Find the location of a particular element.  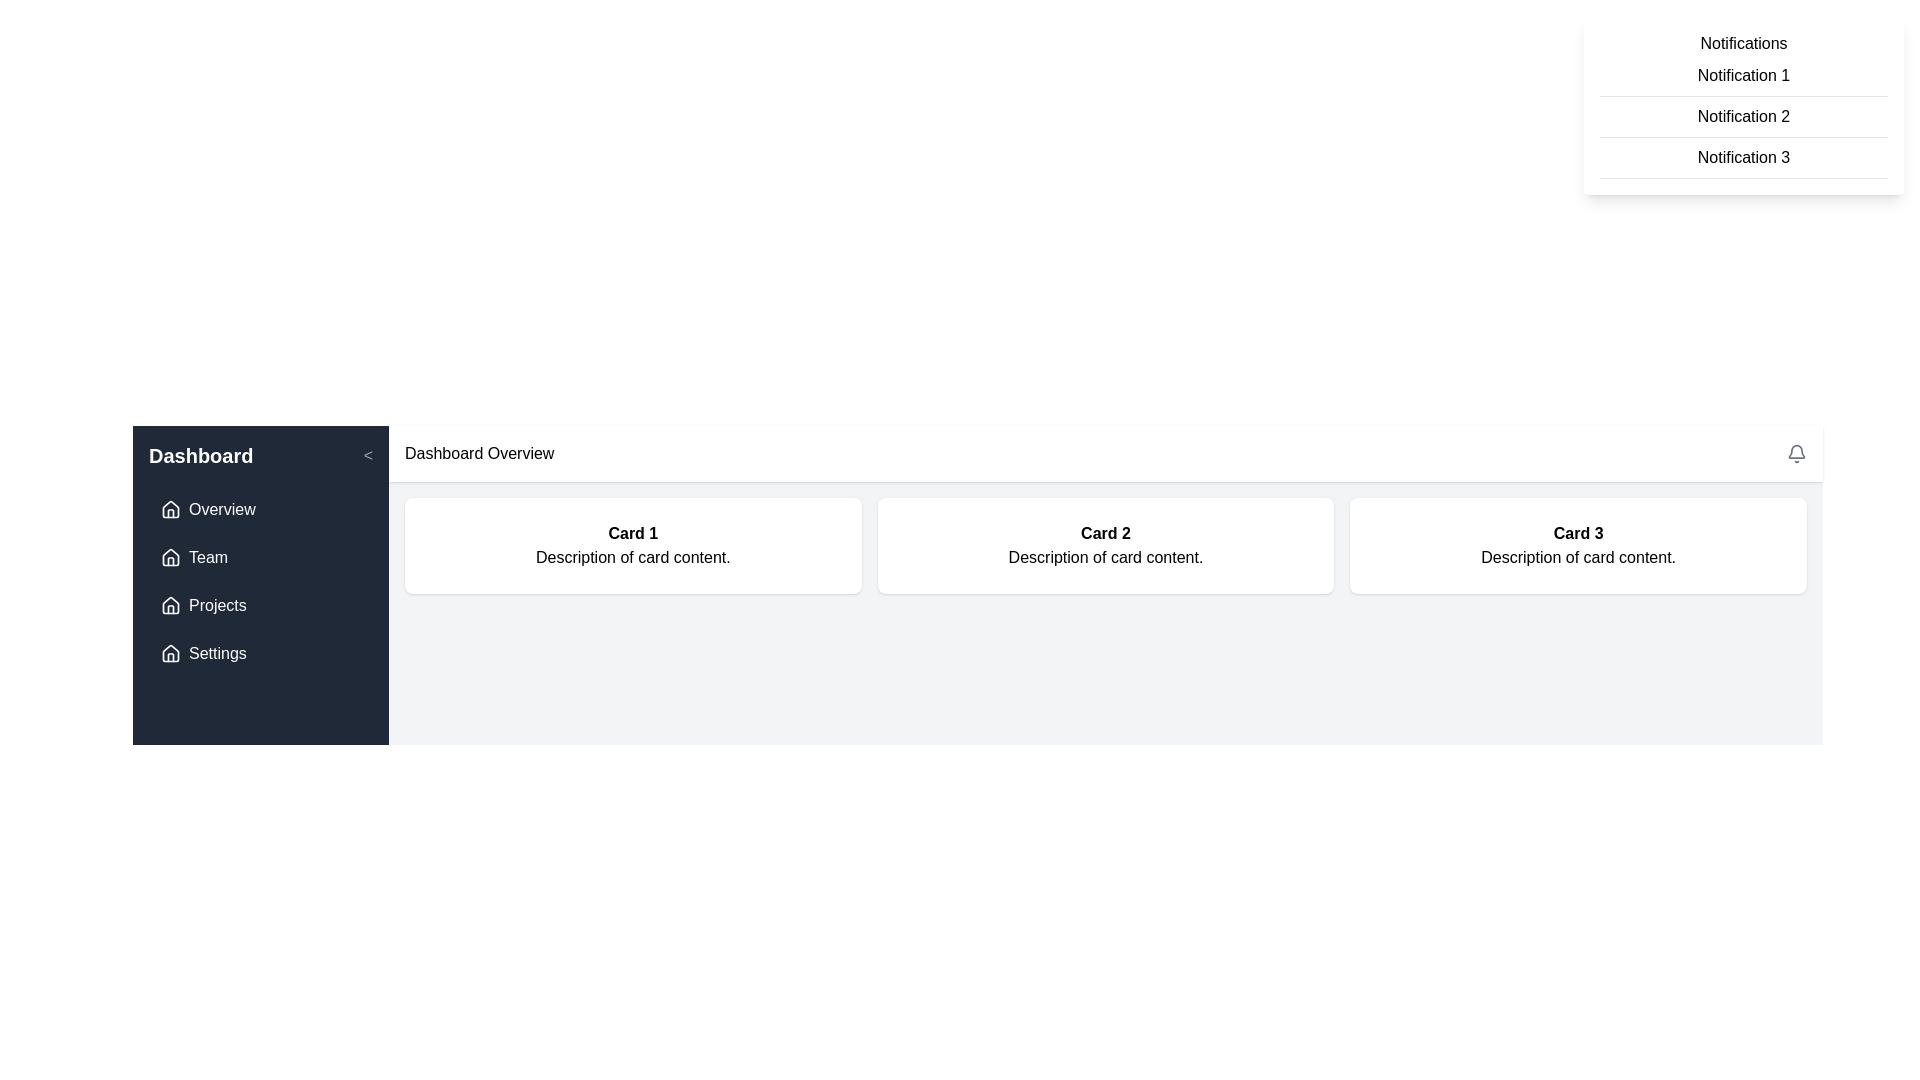

the 'Settings' text label in the dark blue sidebar menu is located at coordinates (217, 654).